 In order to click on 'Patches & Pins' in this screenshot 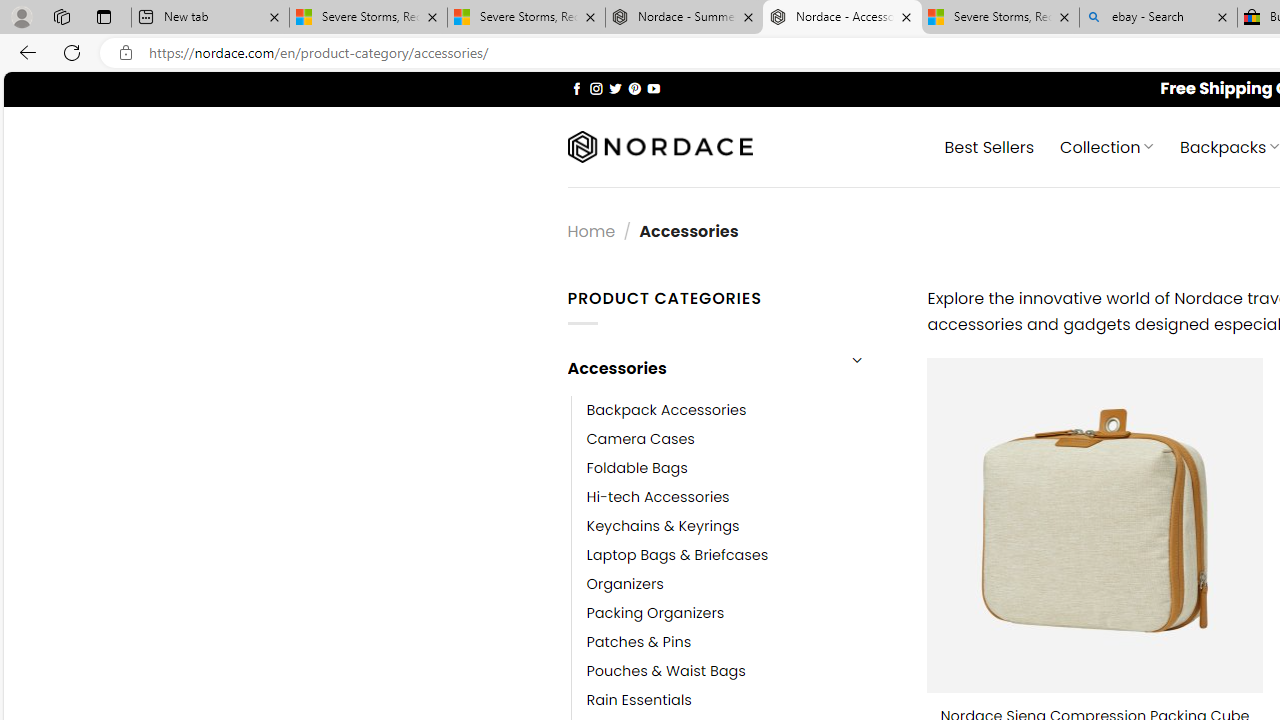, I will do `click(638, 642)`.